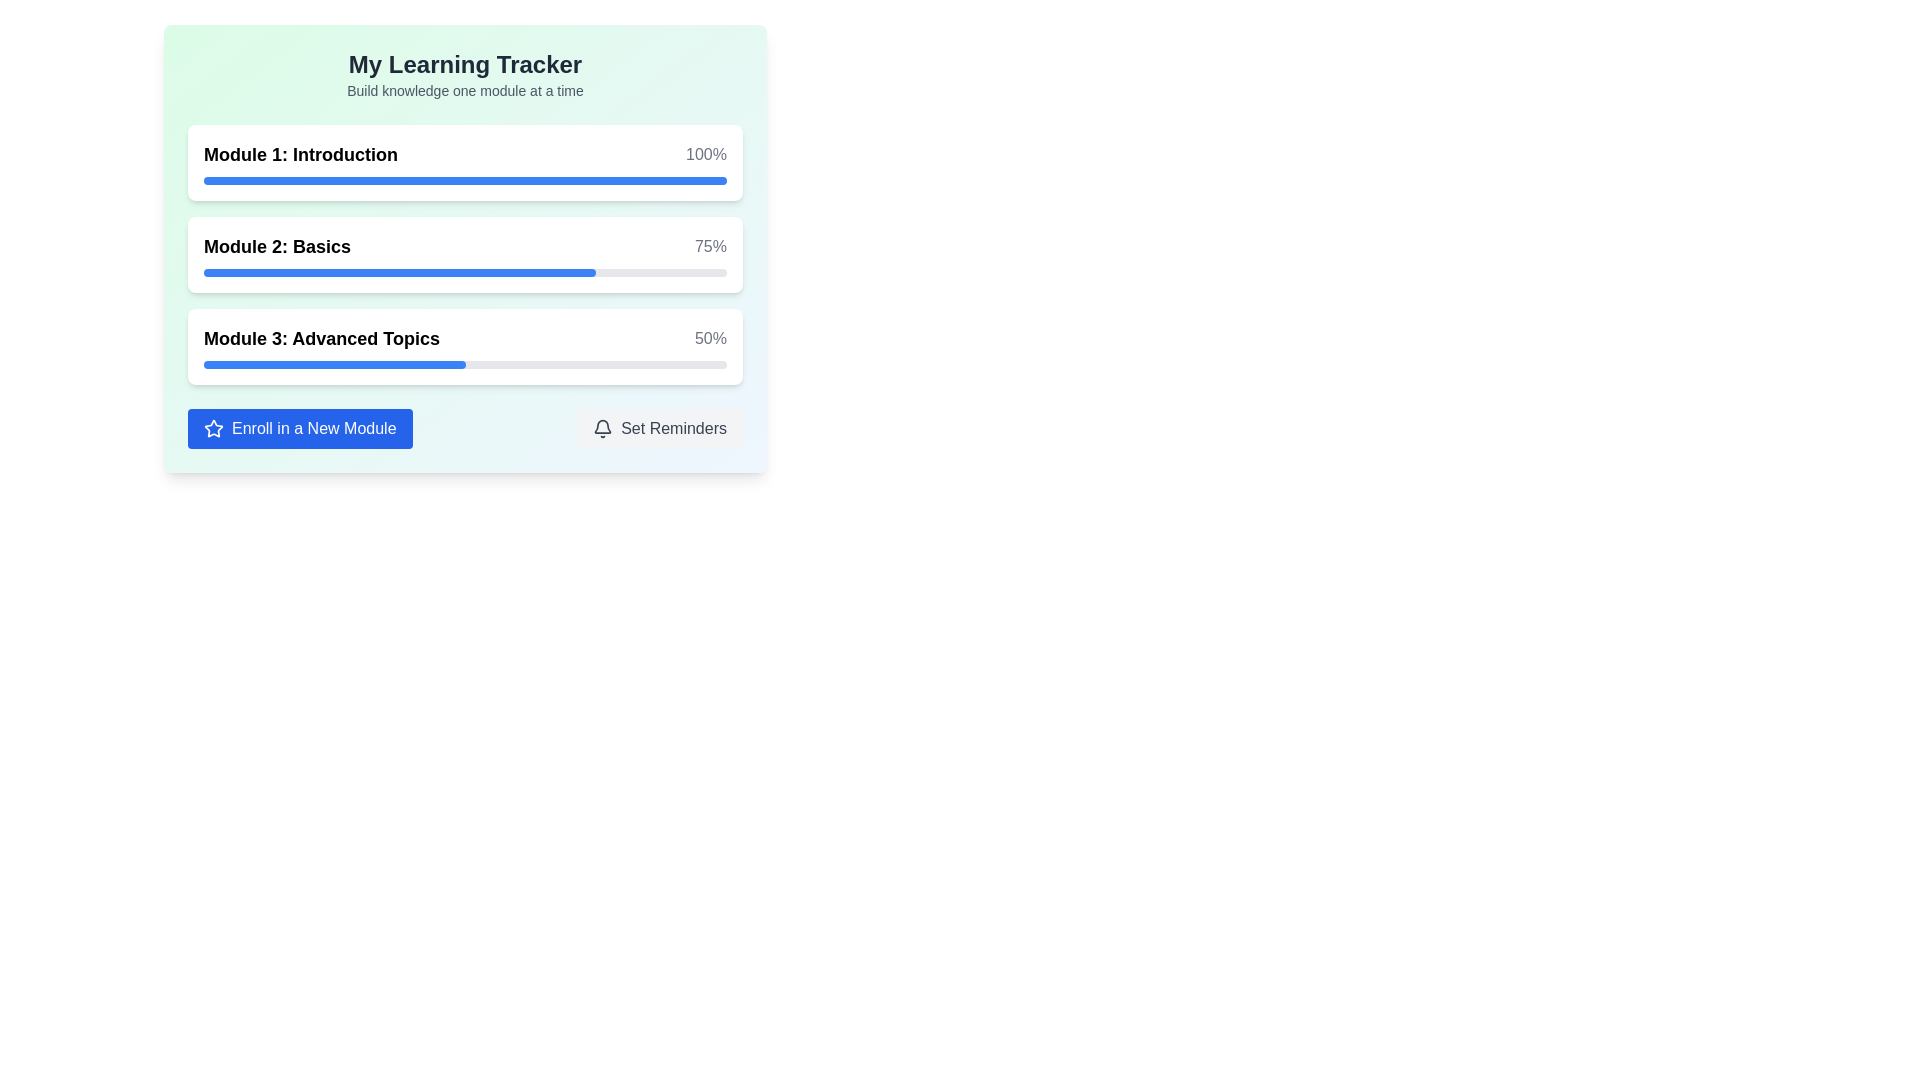 This screenshot has width=1920, height=1080. What do you see at coordinates (334, 365) in the screenshot?
I see `the progress bar fill indicating 50% completion for 'Module 3: Advanced Topics.'` at bounding box center [334, 365].